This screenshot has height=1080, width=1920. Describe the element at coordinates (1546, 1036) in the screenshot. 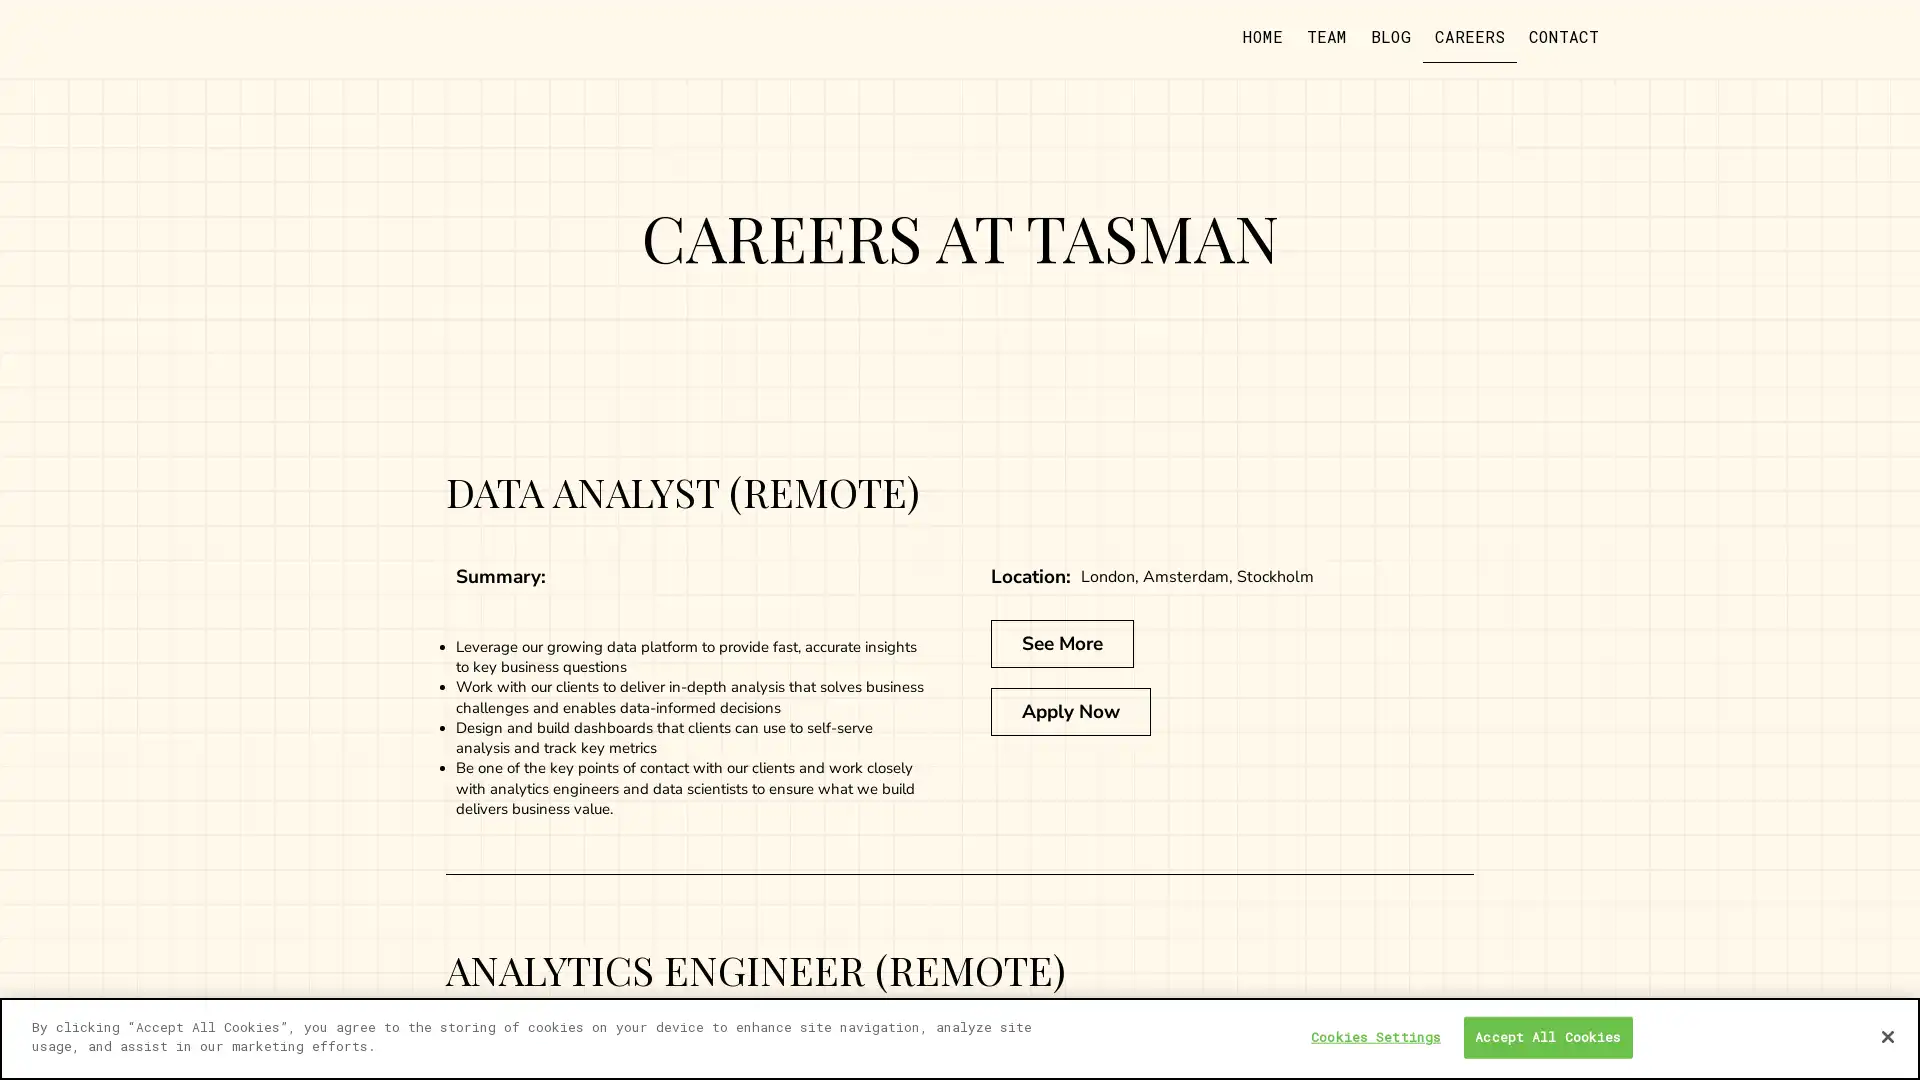

I see `Accept All Cookies` at that location.